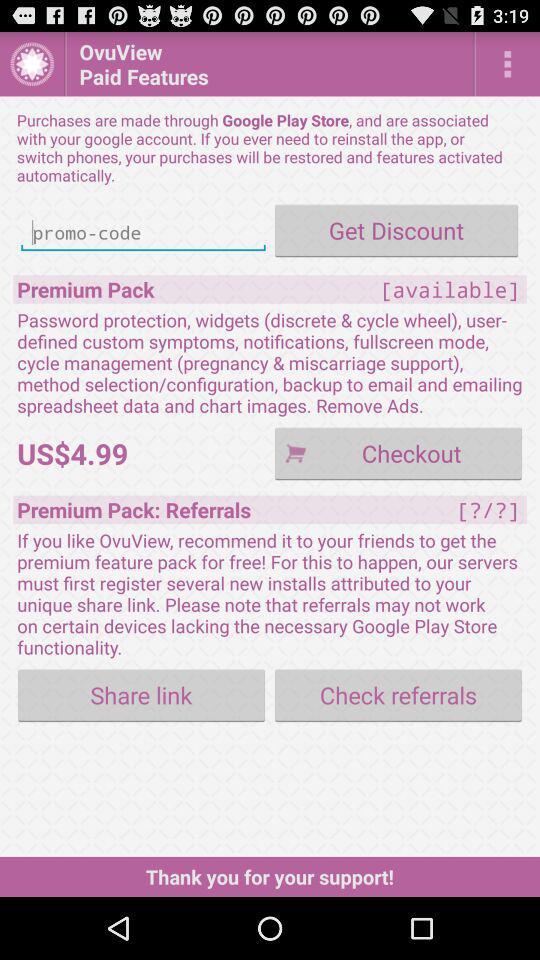 The height and width of the screenshot is (960, 540). I want to click on the icon above the purchases are made icon, so click(270, 63).